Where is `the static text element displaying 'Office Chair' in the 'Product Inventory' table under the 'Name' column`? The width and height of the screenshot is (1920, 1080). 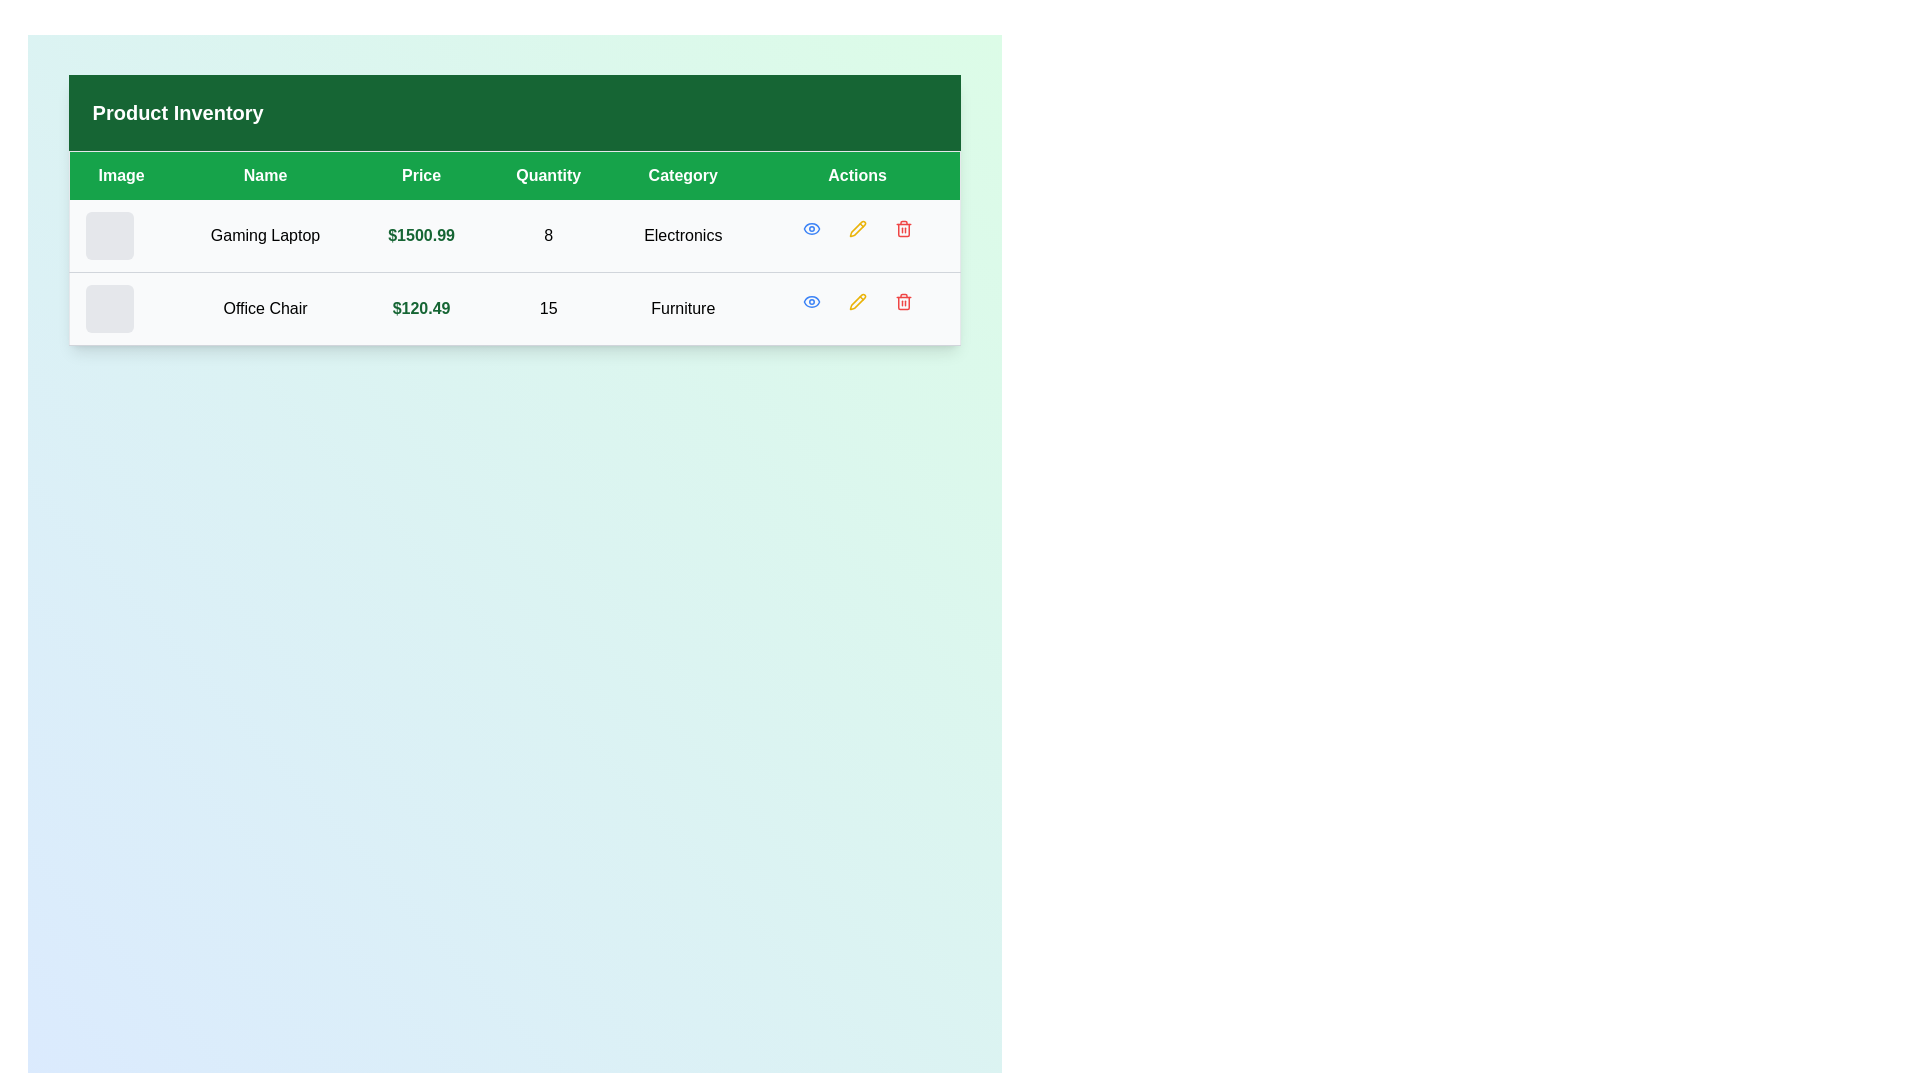 the static text element displaying 'Office Chair' in the 'Product Inventory' table under the 'Name' column is located at coordinates (264, 308).